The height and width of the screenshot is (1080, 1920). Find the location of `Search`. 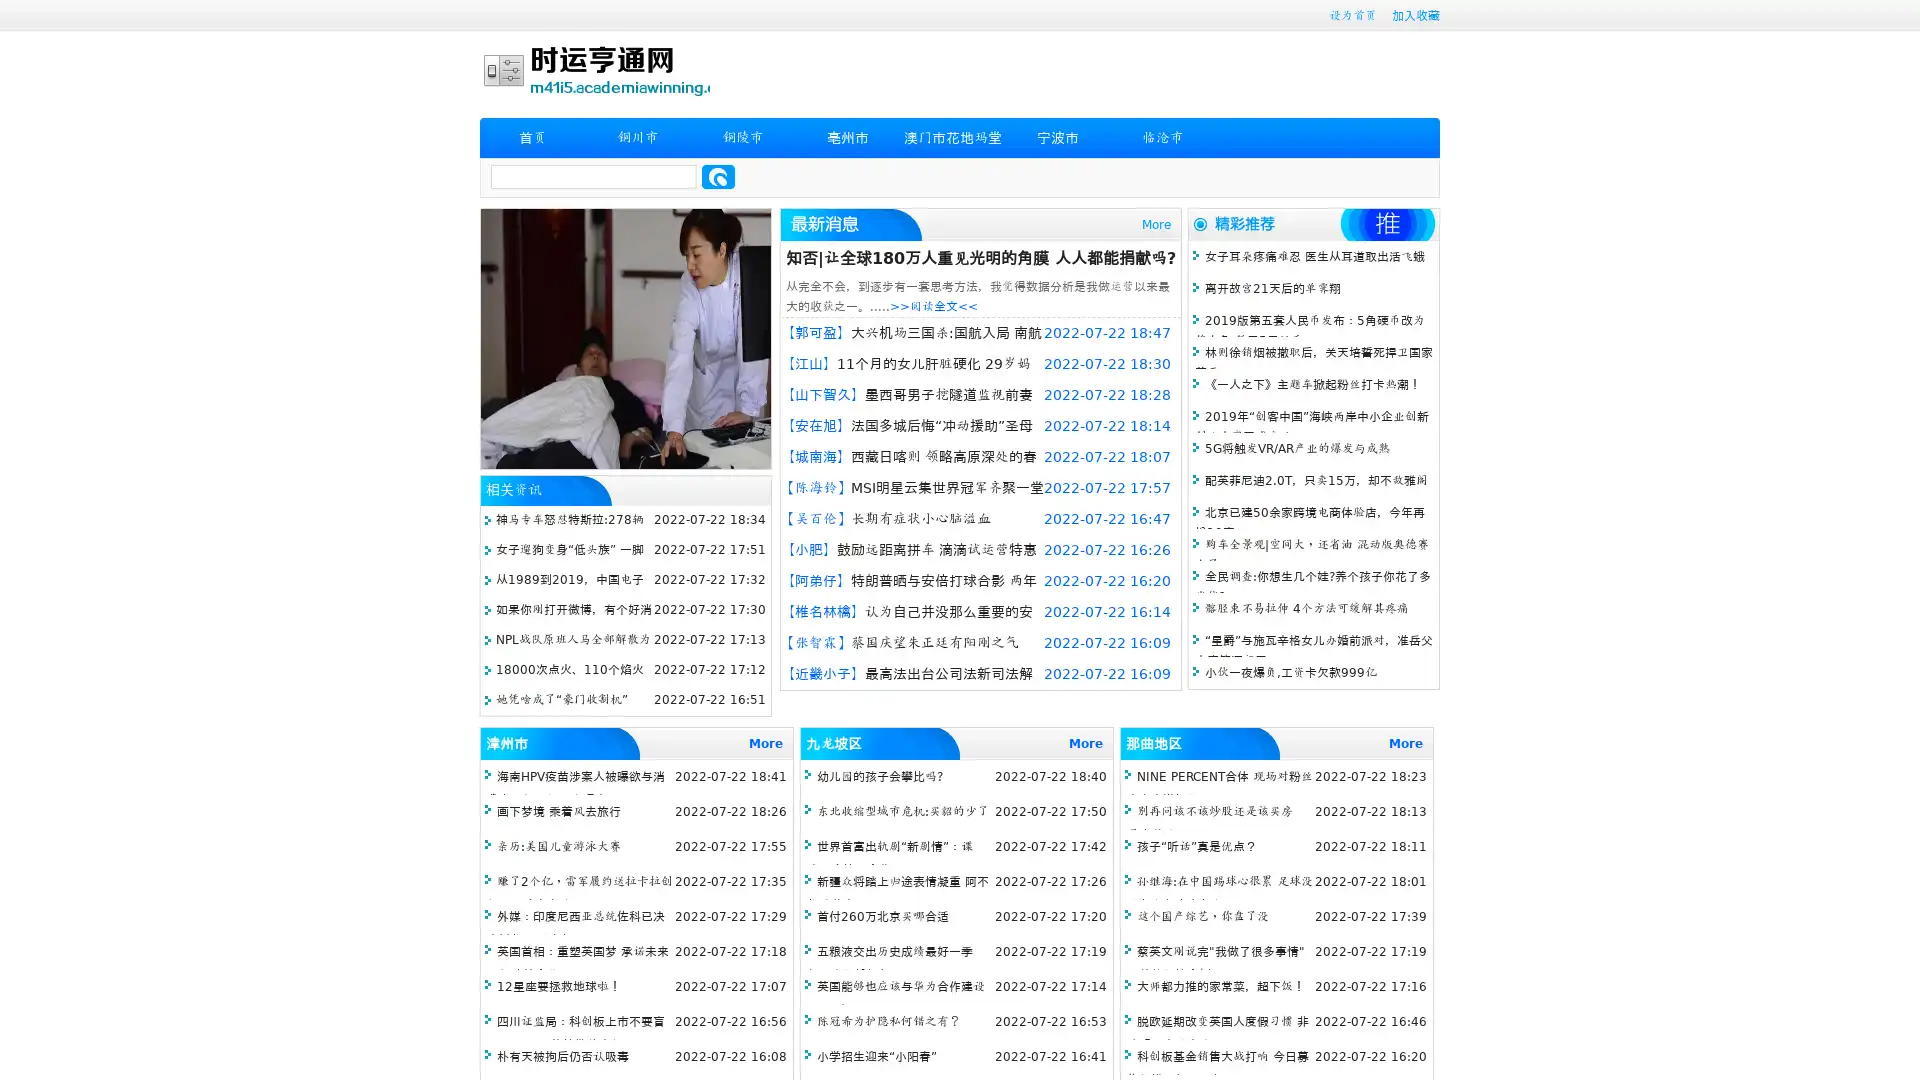

Search is located at coordinates (718, 176).